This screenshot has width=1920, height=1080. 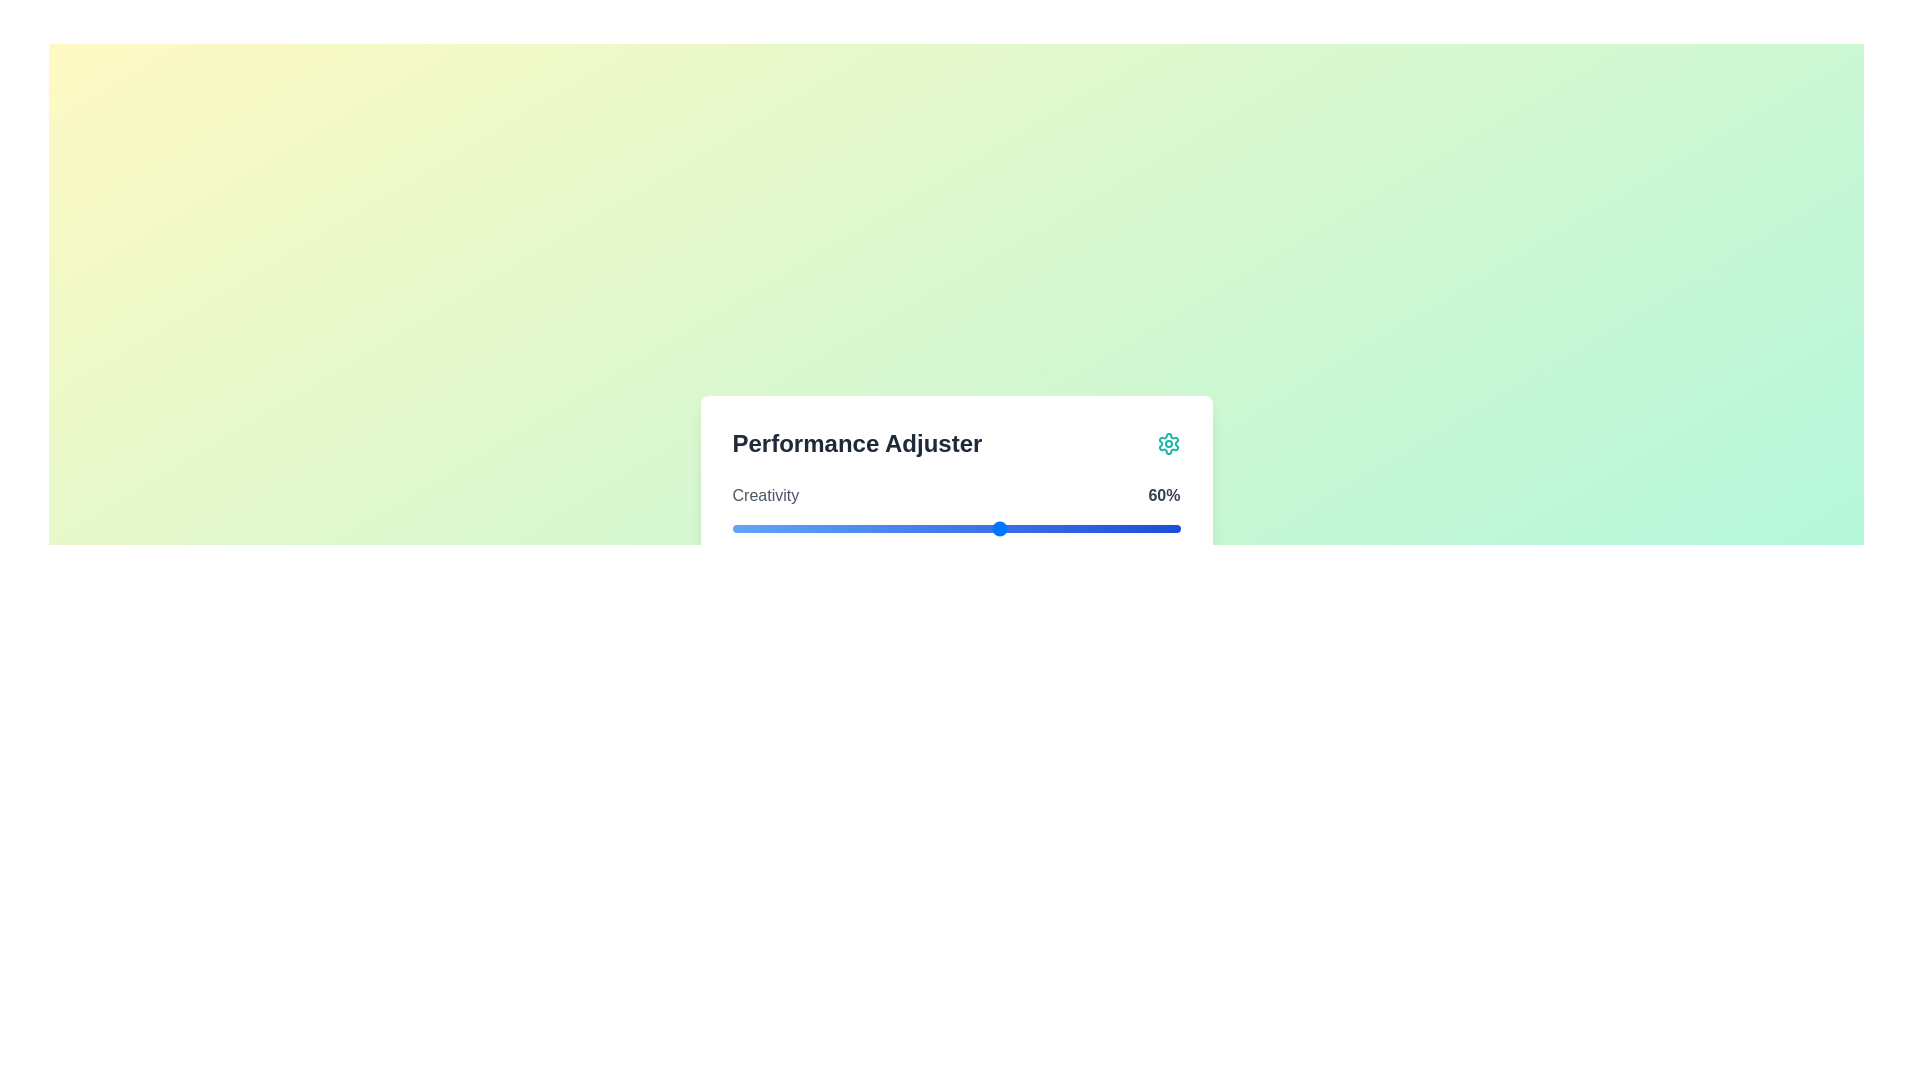 I want to click on the slider to set the value to 38%, so click(x=901, y=527).